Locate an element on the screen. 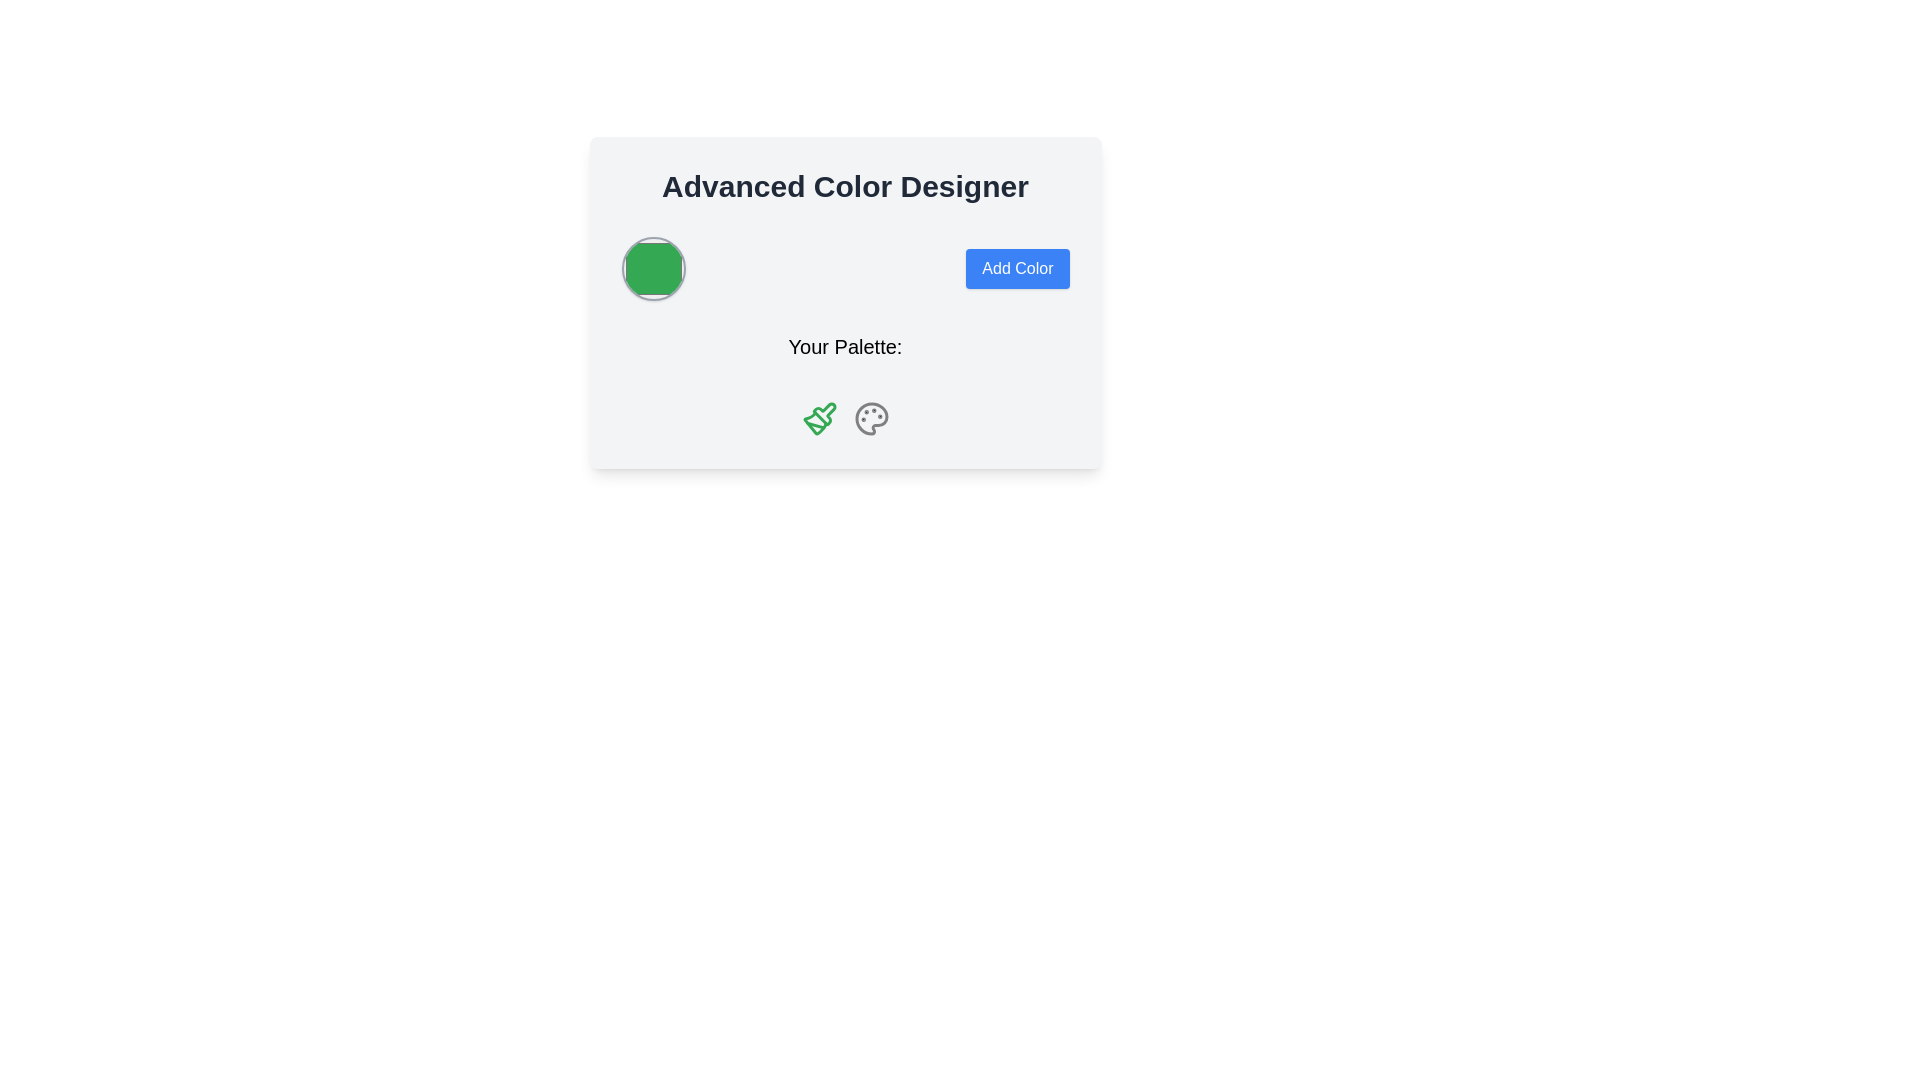 The image size is (1920, 1080). the circular green button in the Color Designer Card is located at coordinates (845, 303).